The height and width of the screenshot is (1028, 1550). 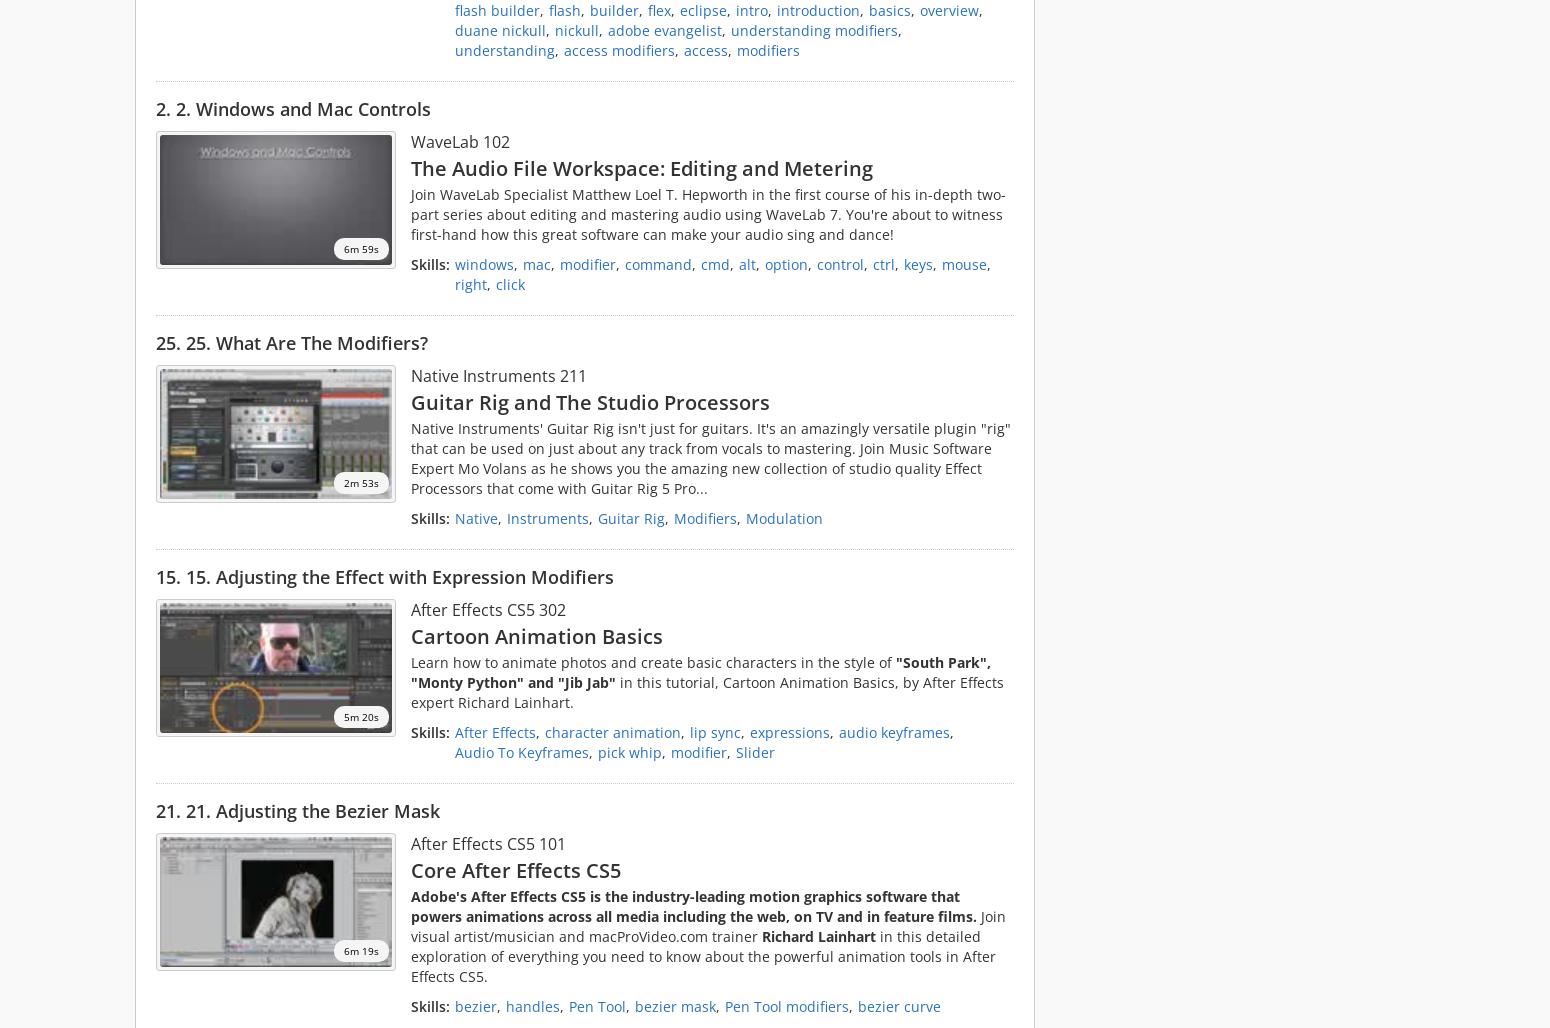 I want to click on 'Modulation', so click(x=783, y=517).